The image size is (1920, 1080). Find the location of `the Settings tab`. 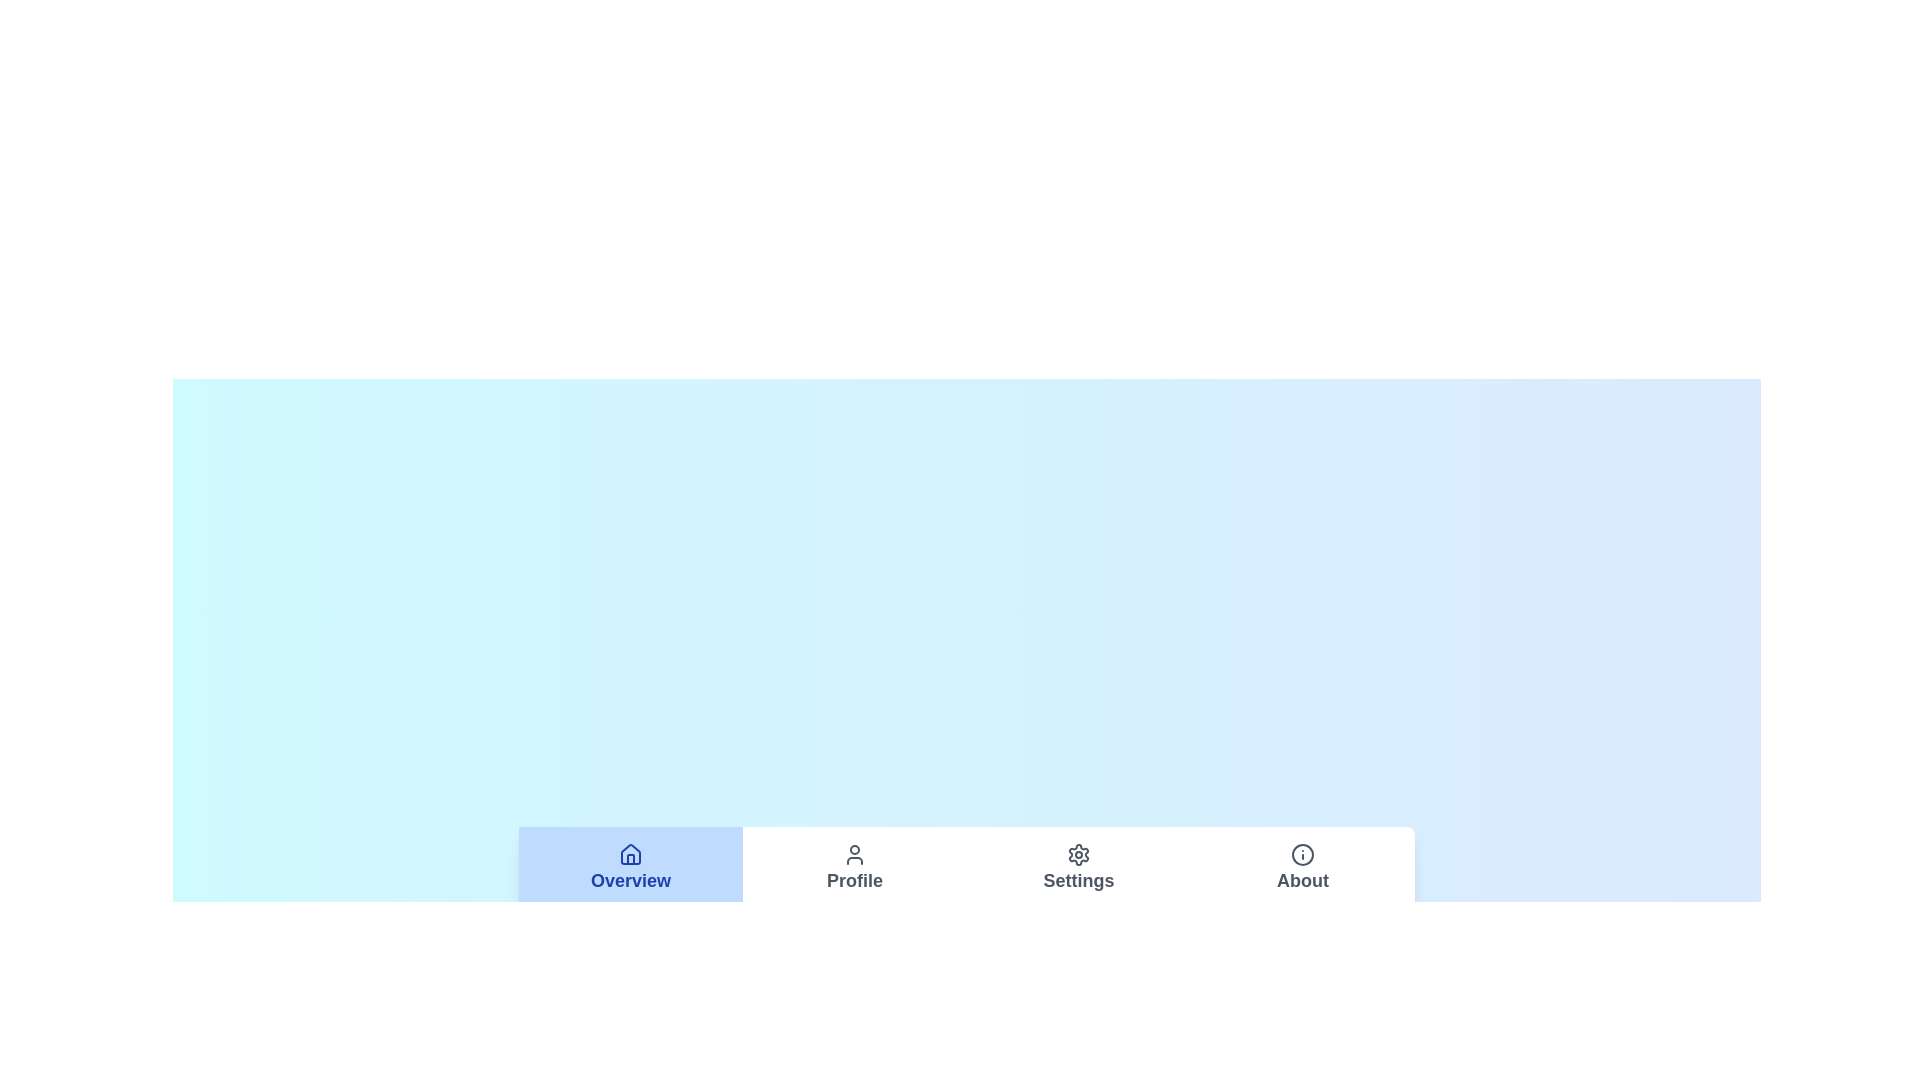

the Settings tab is located at coordinates (1078, 867).